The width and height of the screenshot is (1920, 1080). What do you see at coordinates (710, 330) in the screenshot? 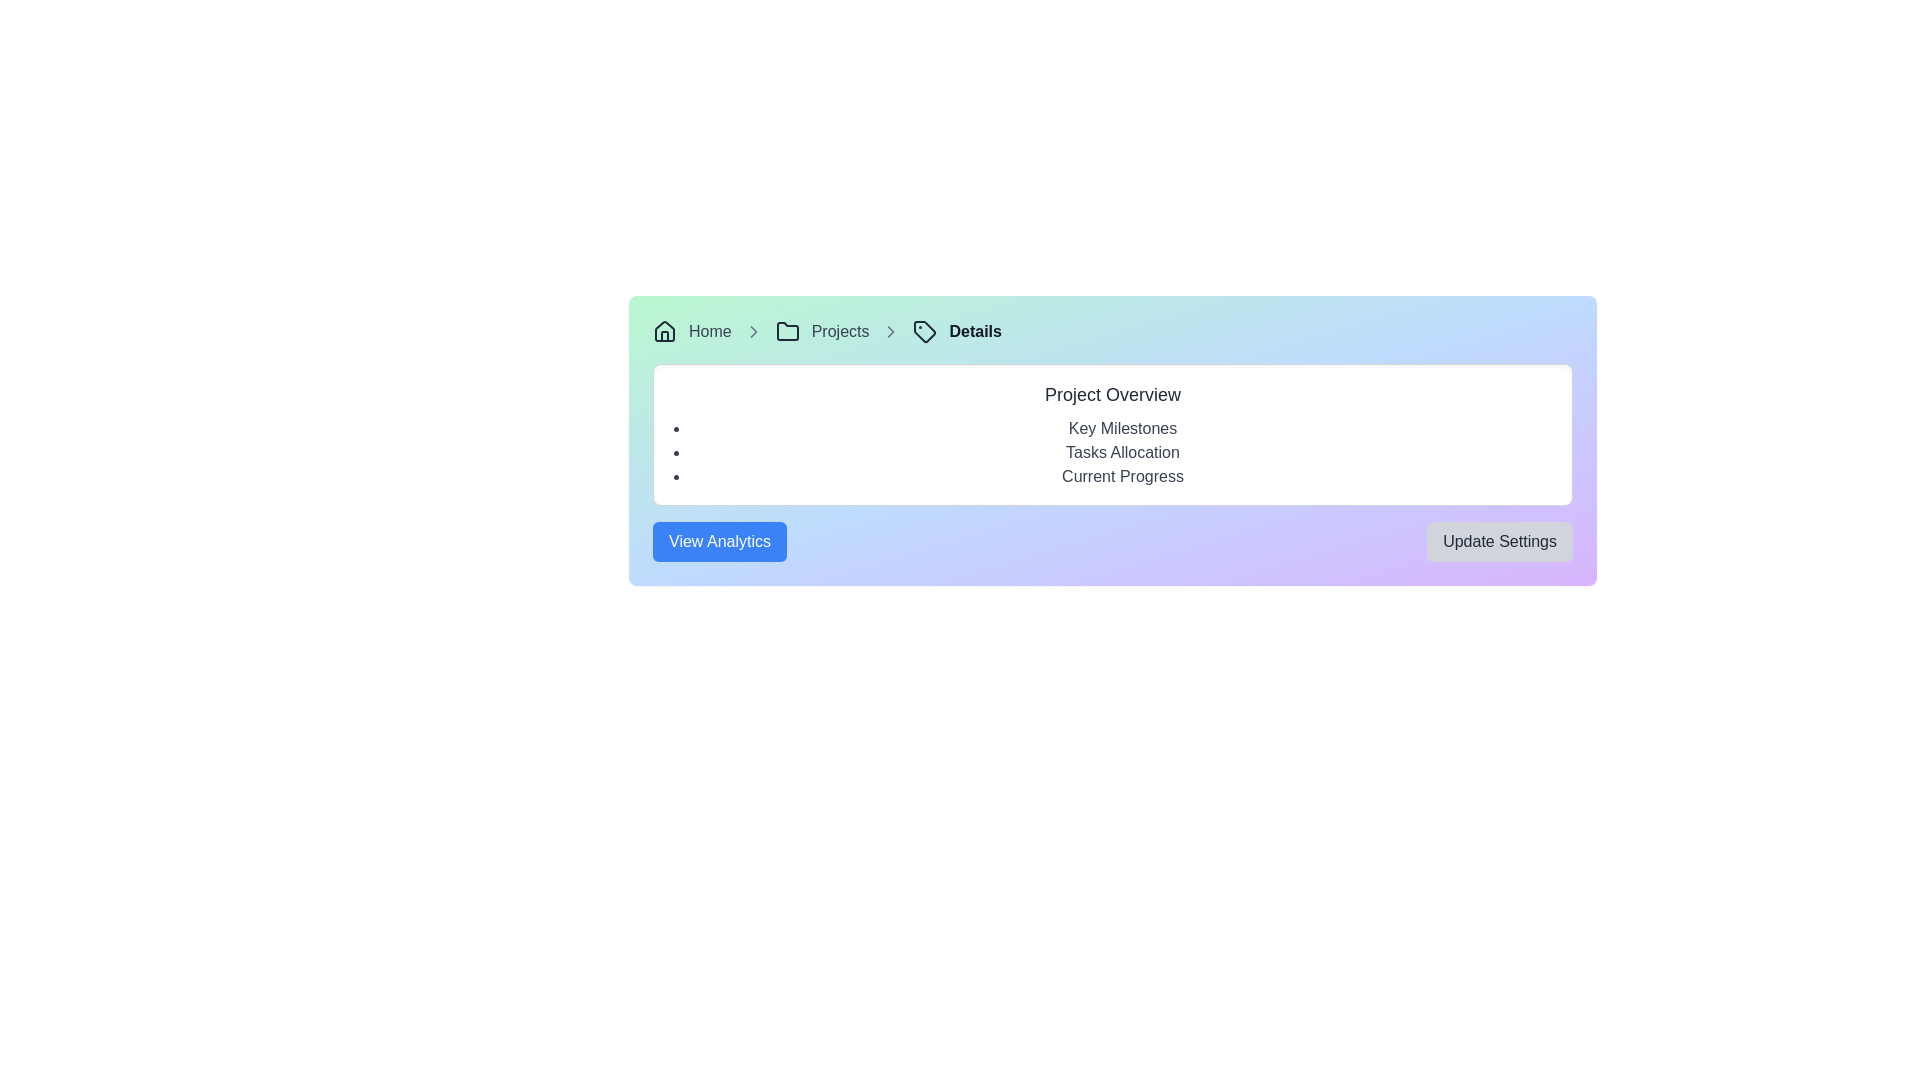
I see `the breadcrumb text link located near the top-left of the content section` at bounding box center [710, 330].